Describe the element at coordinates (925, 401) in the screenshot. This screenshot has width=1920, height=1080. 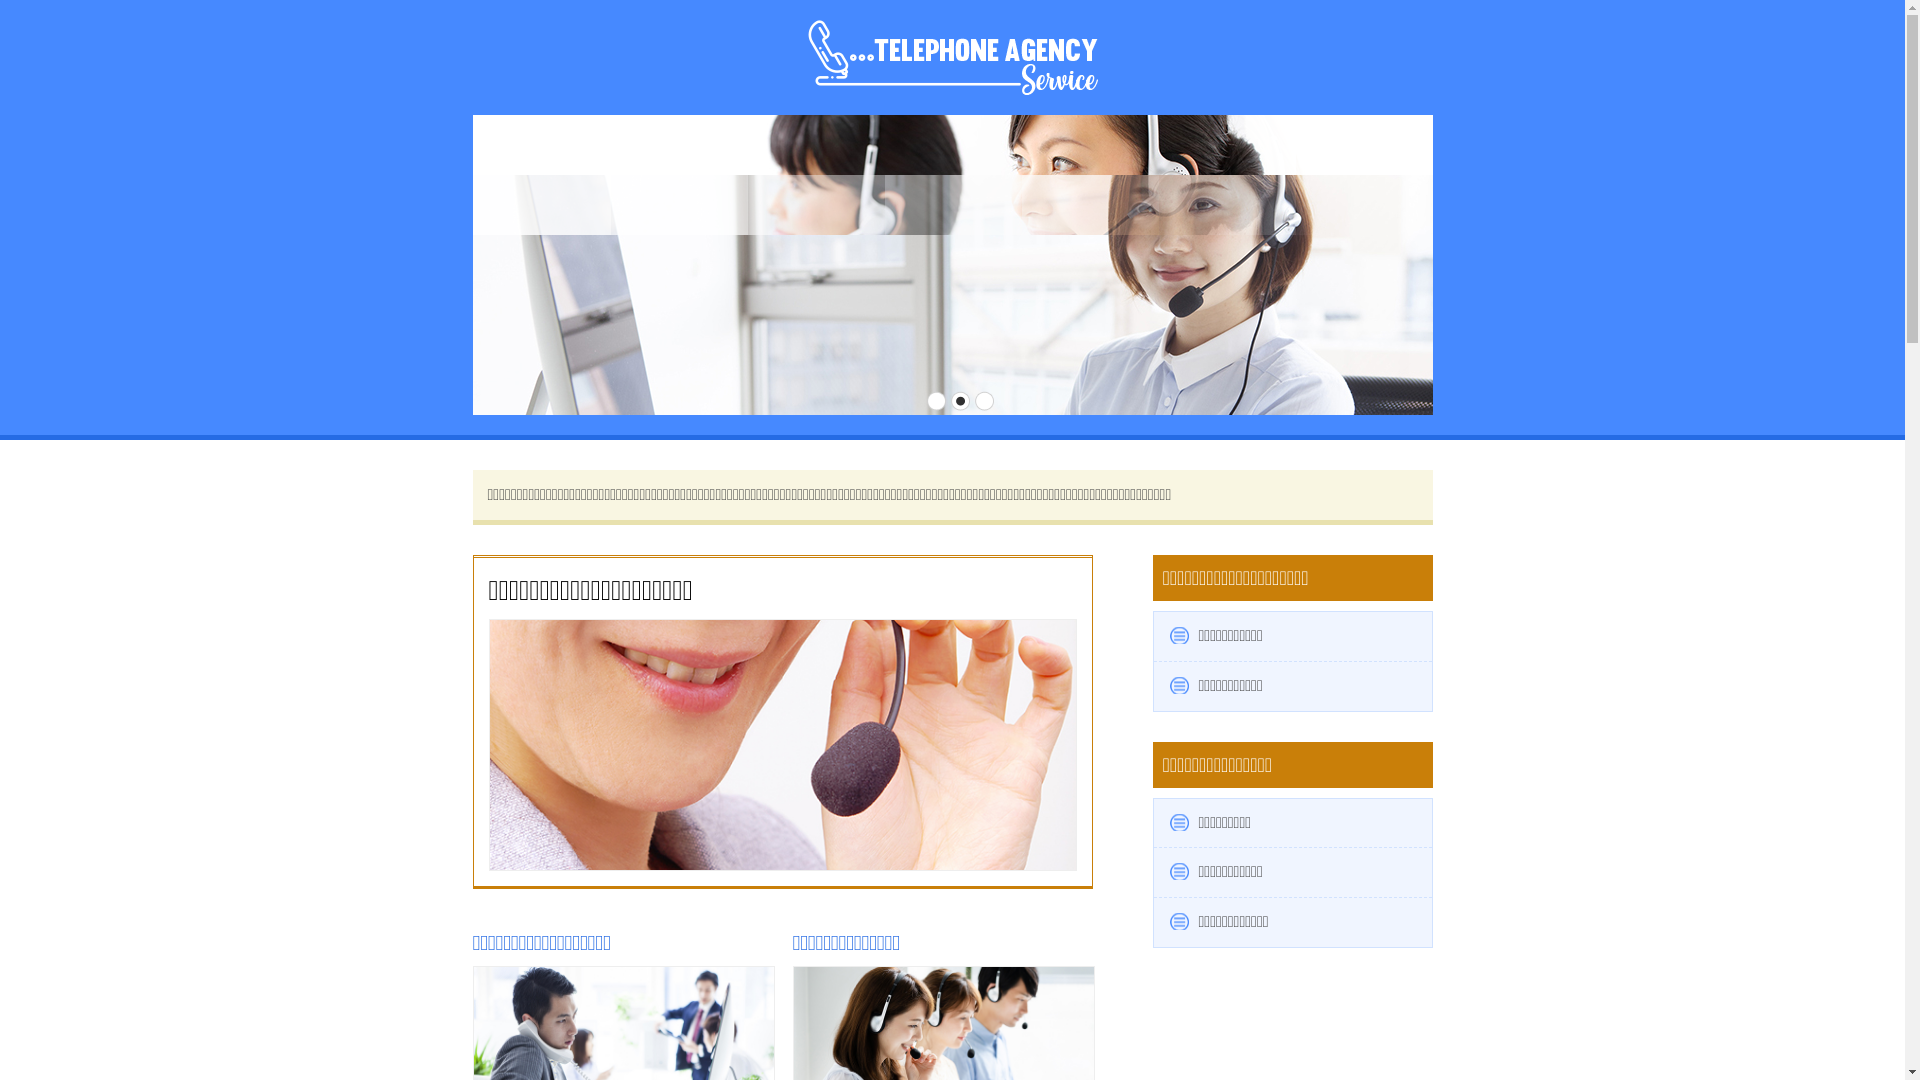
I see `'1'` at that location.